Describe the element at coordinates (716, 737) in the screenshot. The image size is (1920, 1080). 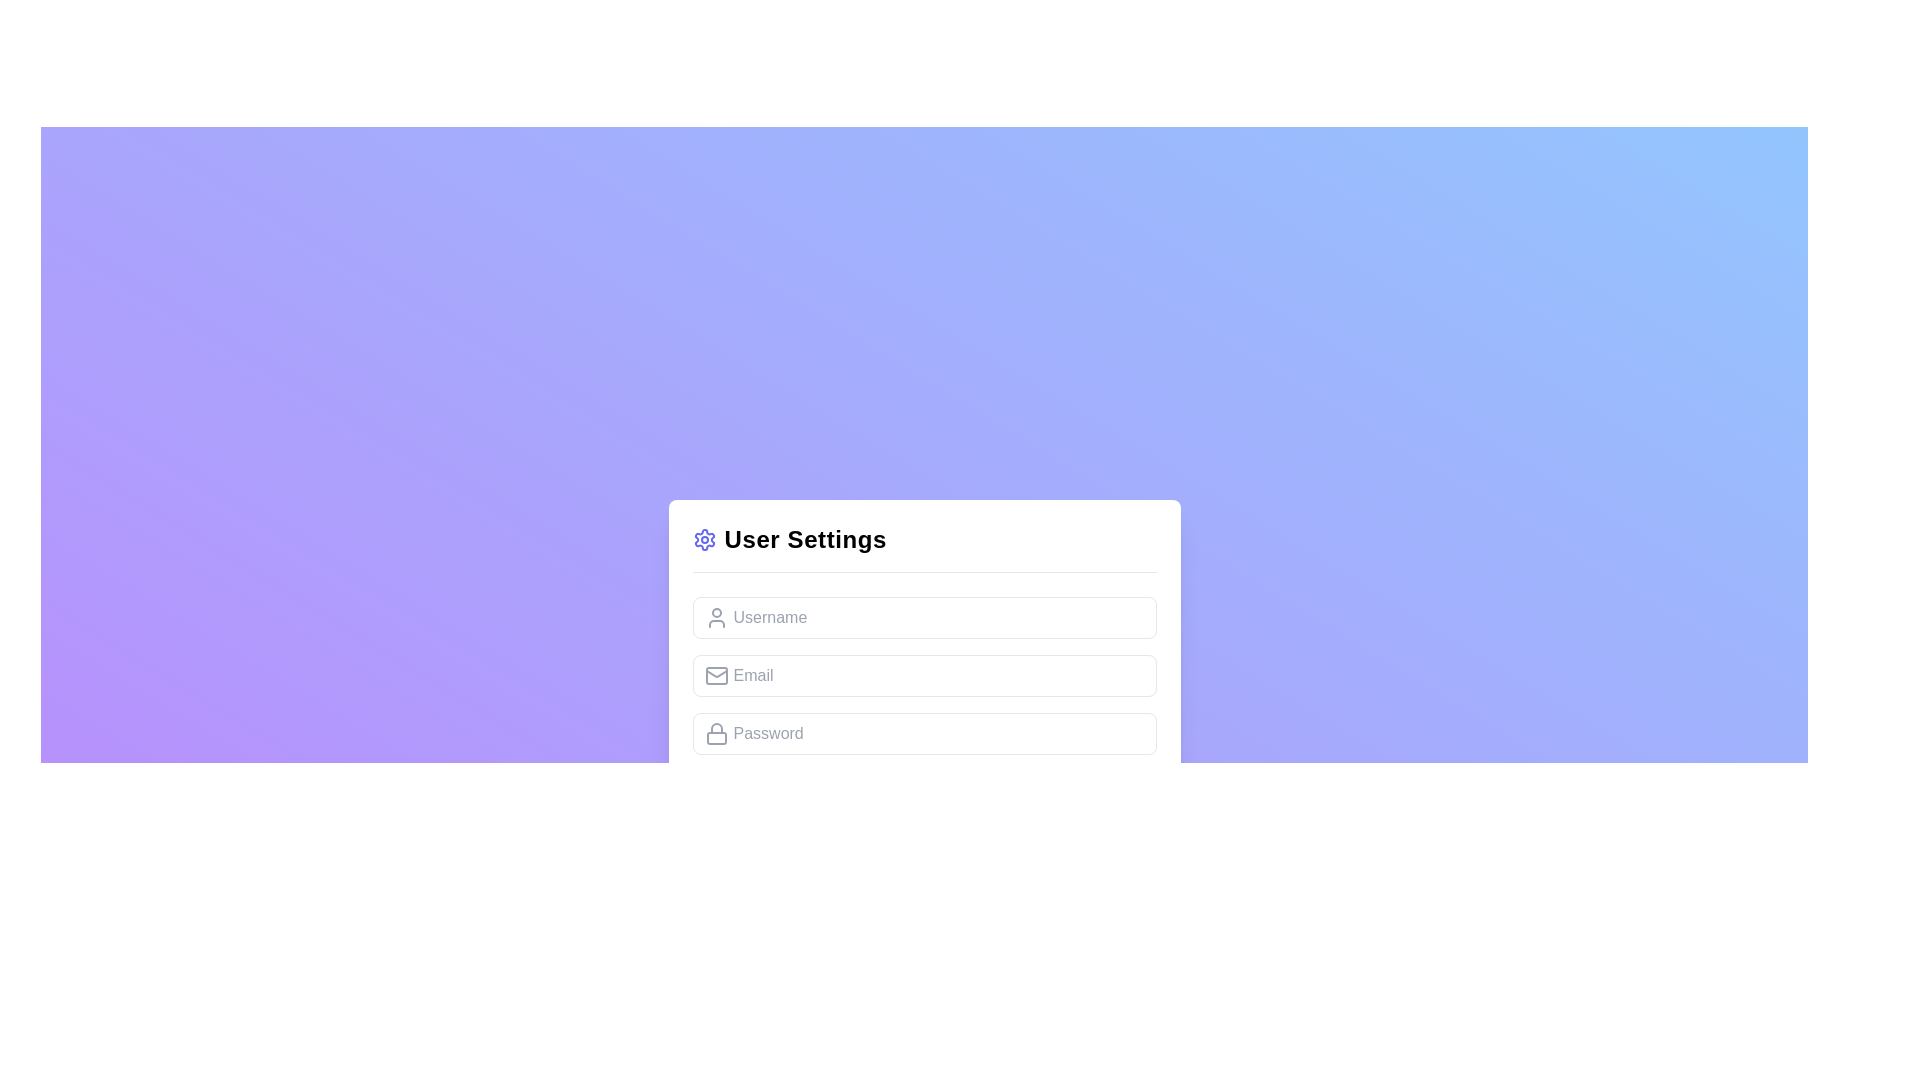
I see `the lower rectangular portion of the lock icon, which represents the password field in the user settings form, located to the left of the 'Password' text field` at that location.